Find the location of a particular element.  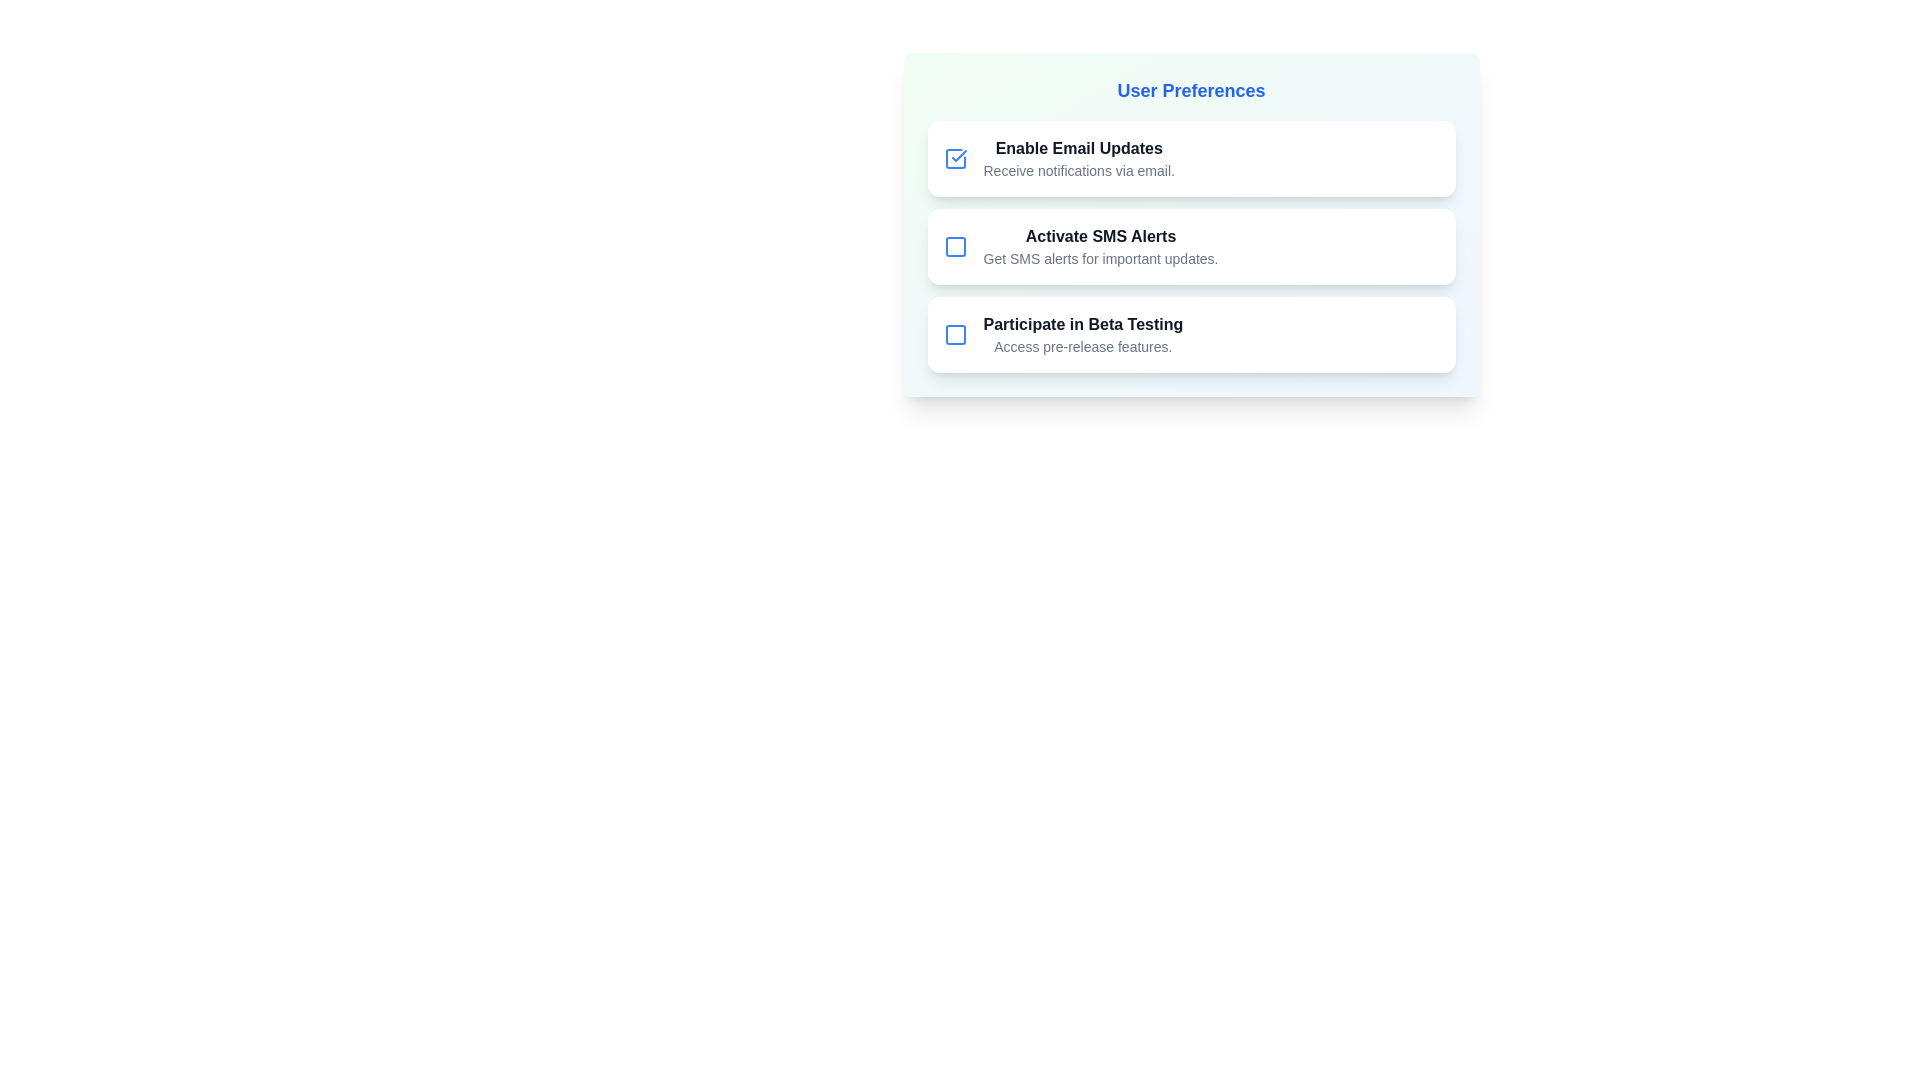

the decorative icon on the left side of the title and description text in the 'Activate SMS Alerts' card is located at coordinates (954, 245).